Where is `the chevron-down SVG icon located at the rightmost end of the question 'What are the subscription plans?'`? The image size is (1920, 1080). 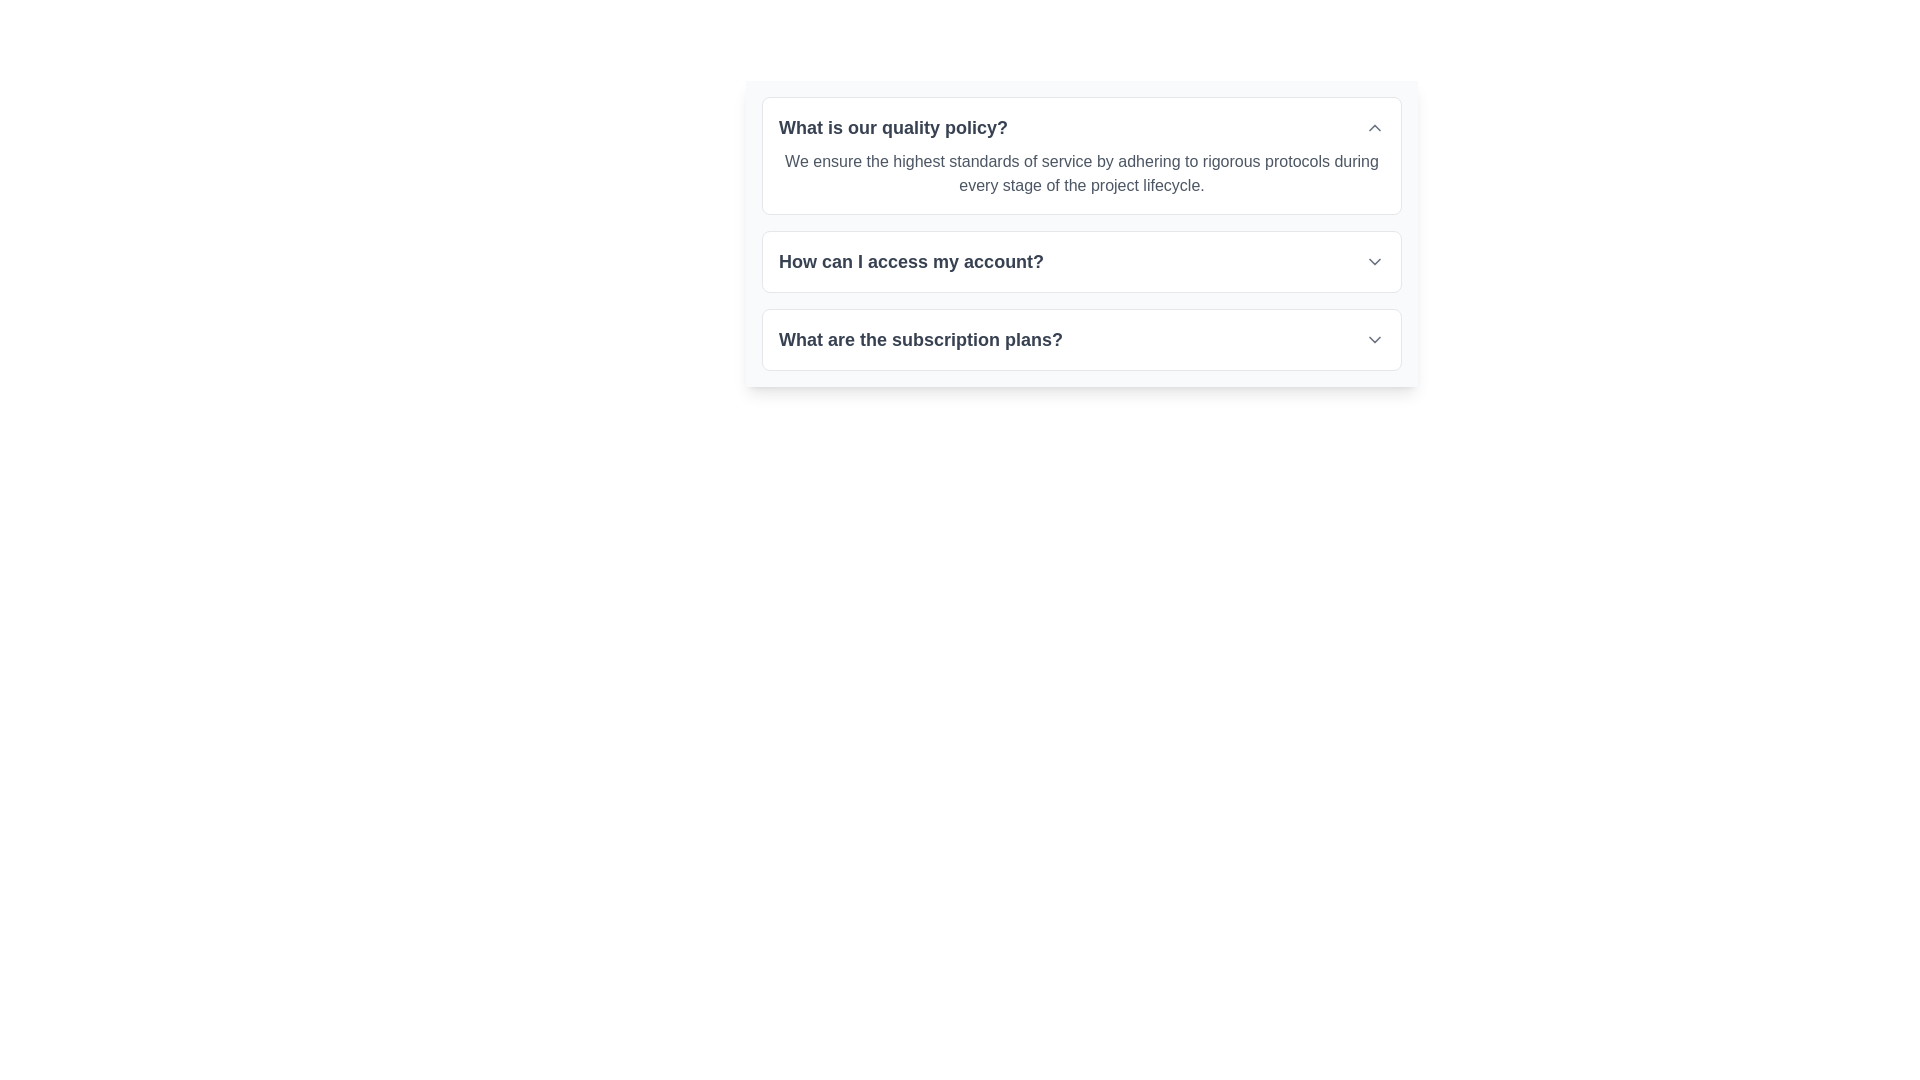
the chevron-down SVG icon located at the rightmost end of the question 'What are the subscription plans?' is located at coordinates (1373, 338).